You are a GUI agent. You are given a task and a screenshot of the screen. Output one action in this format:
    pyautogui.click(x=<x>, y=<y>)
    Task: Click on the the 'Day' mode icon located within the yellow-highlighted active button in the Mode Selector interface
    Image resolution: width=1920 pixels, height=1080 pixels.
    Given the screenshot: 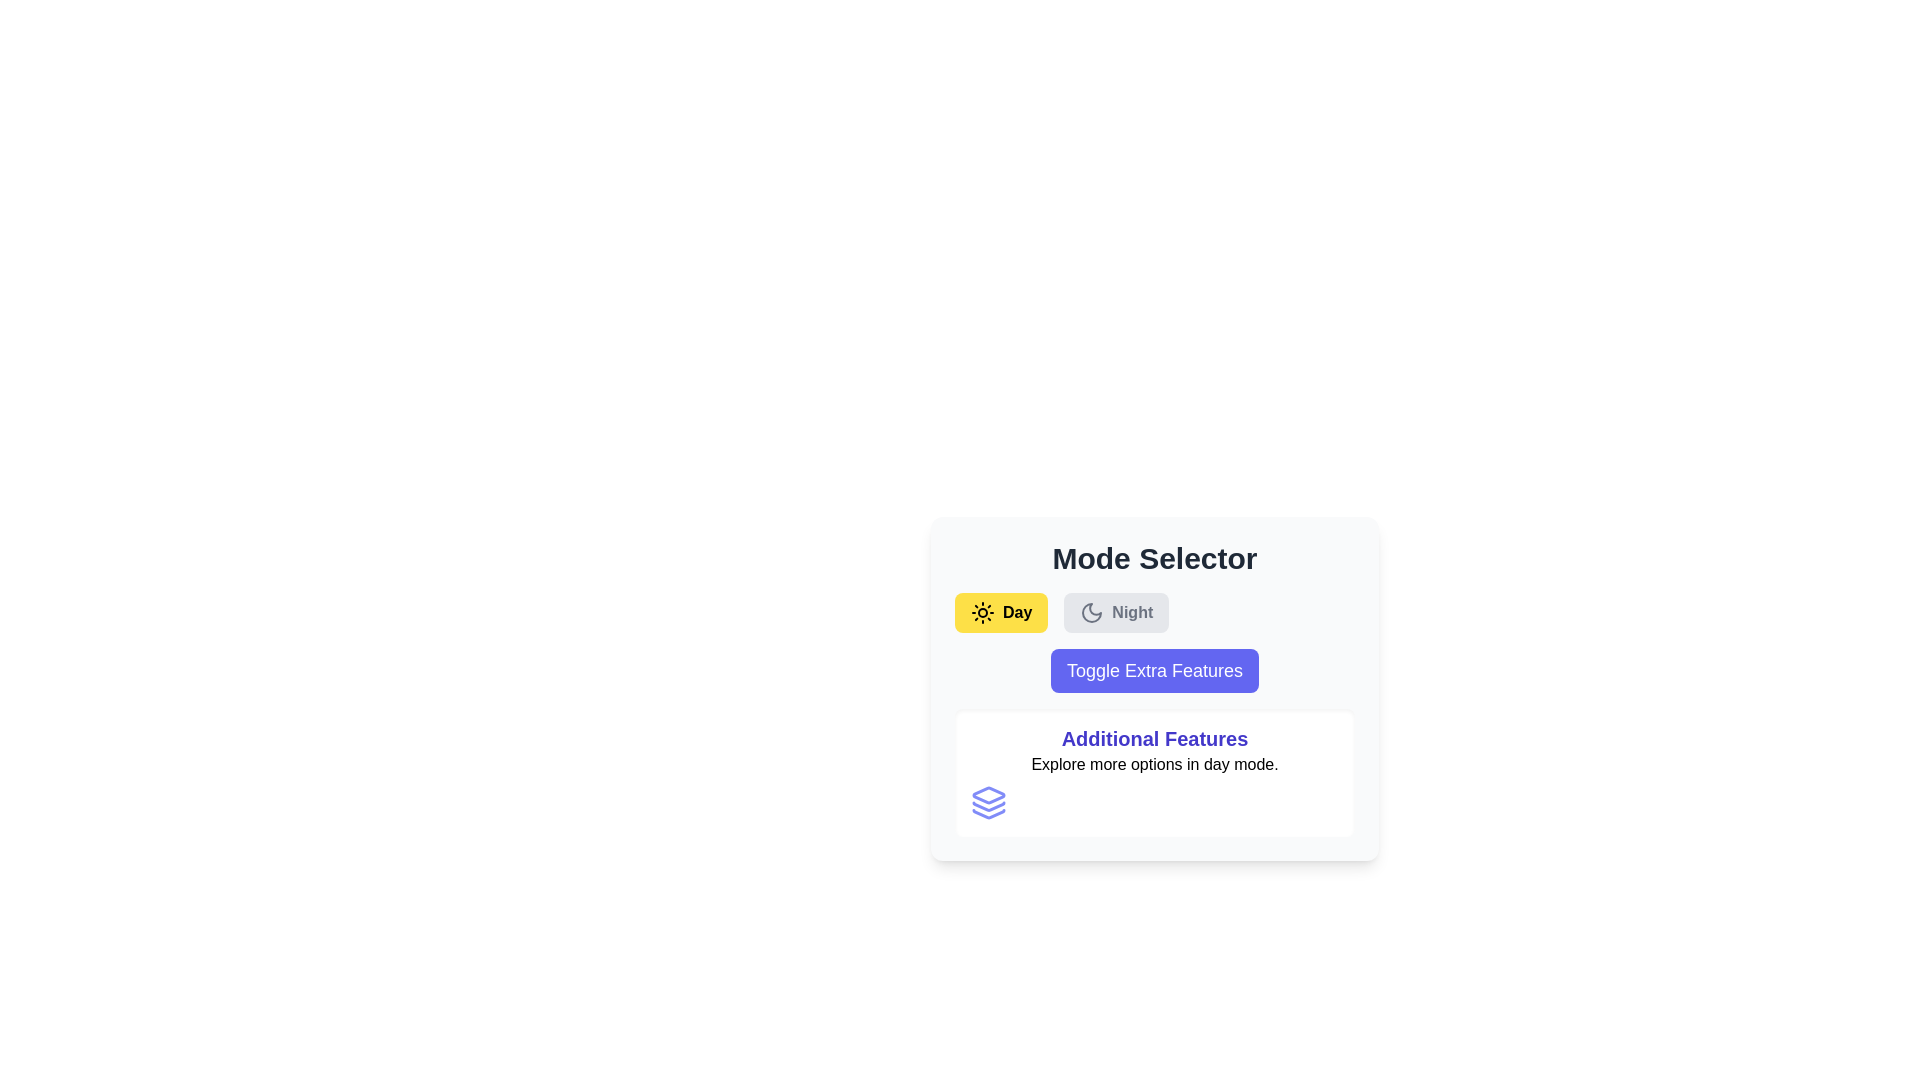 What is the action you would take?
    pyautogui.click(x=983, y=612)
    